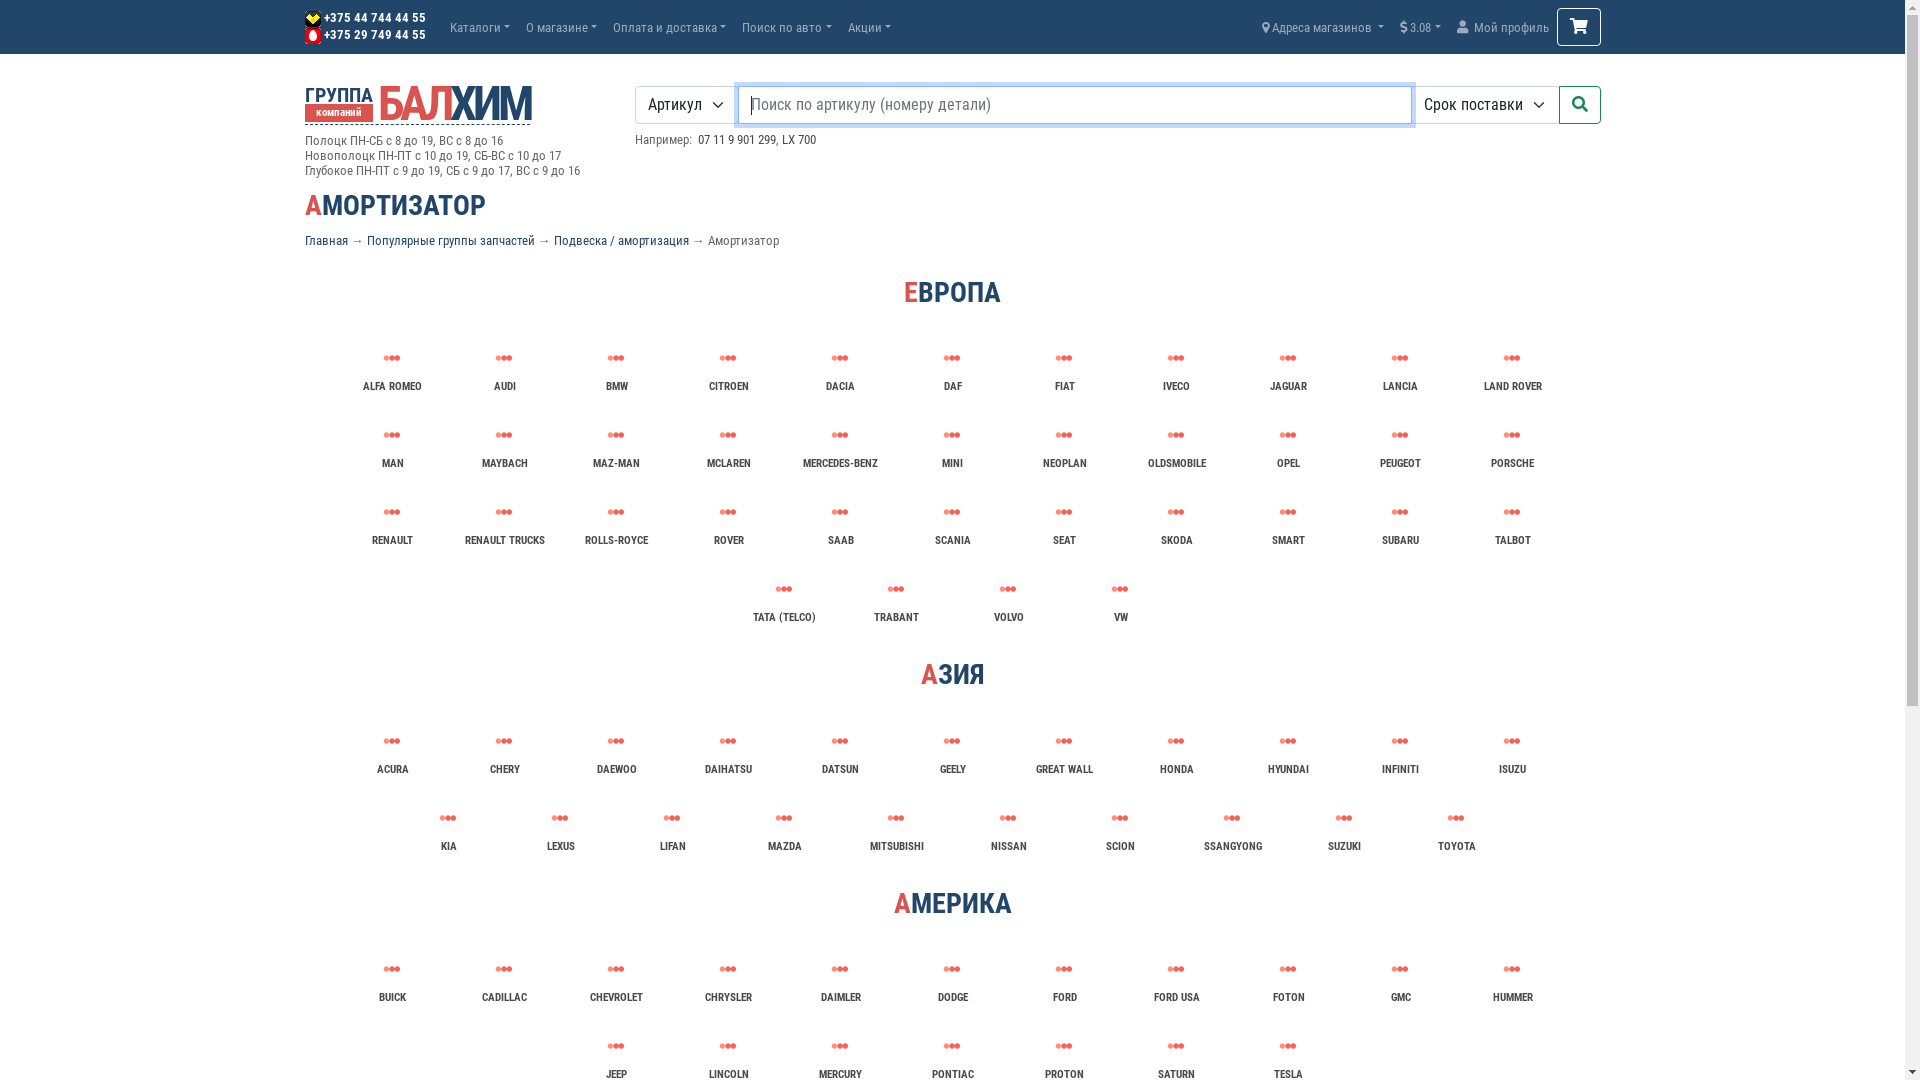  I want to click on 'GMC', so click(1399, 967).